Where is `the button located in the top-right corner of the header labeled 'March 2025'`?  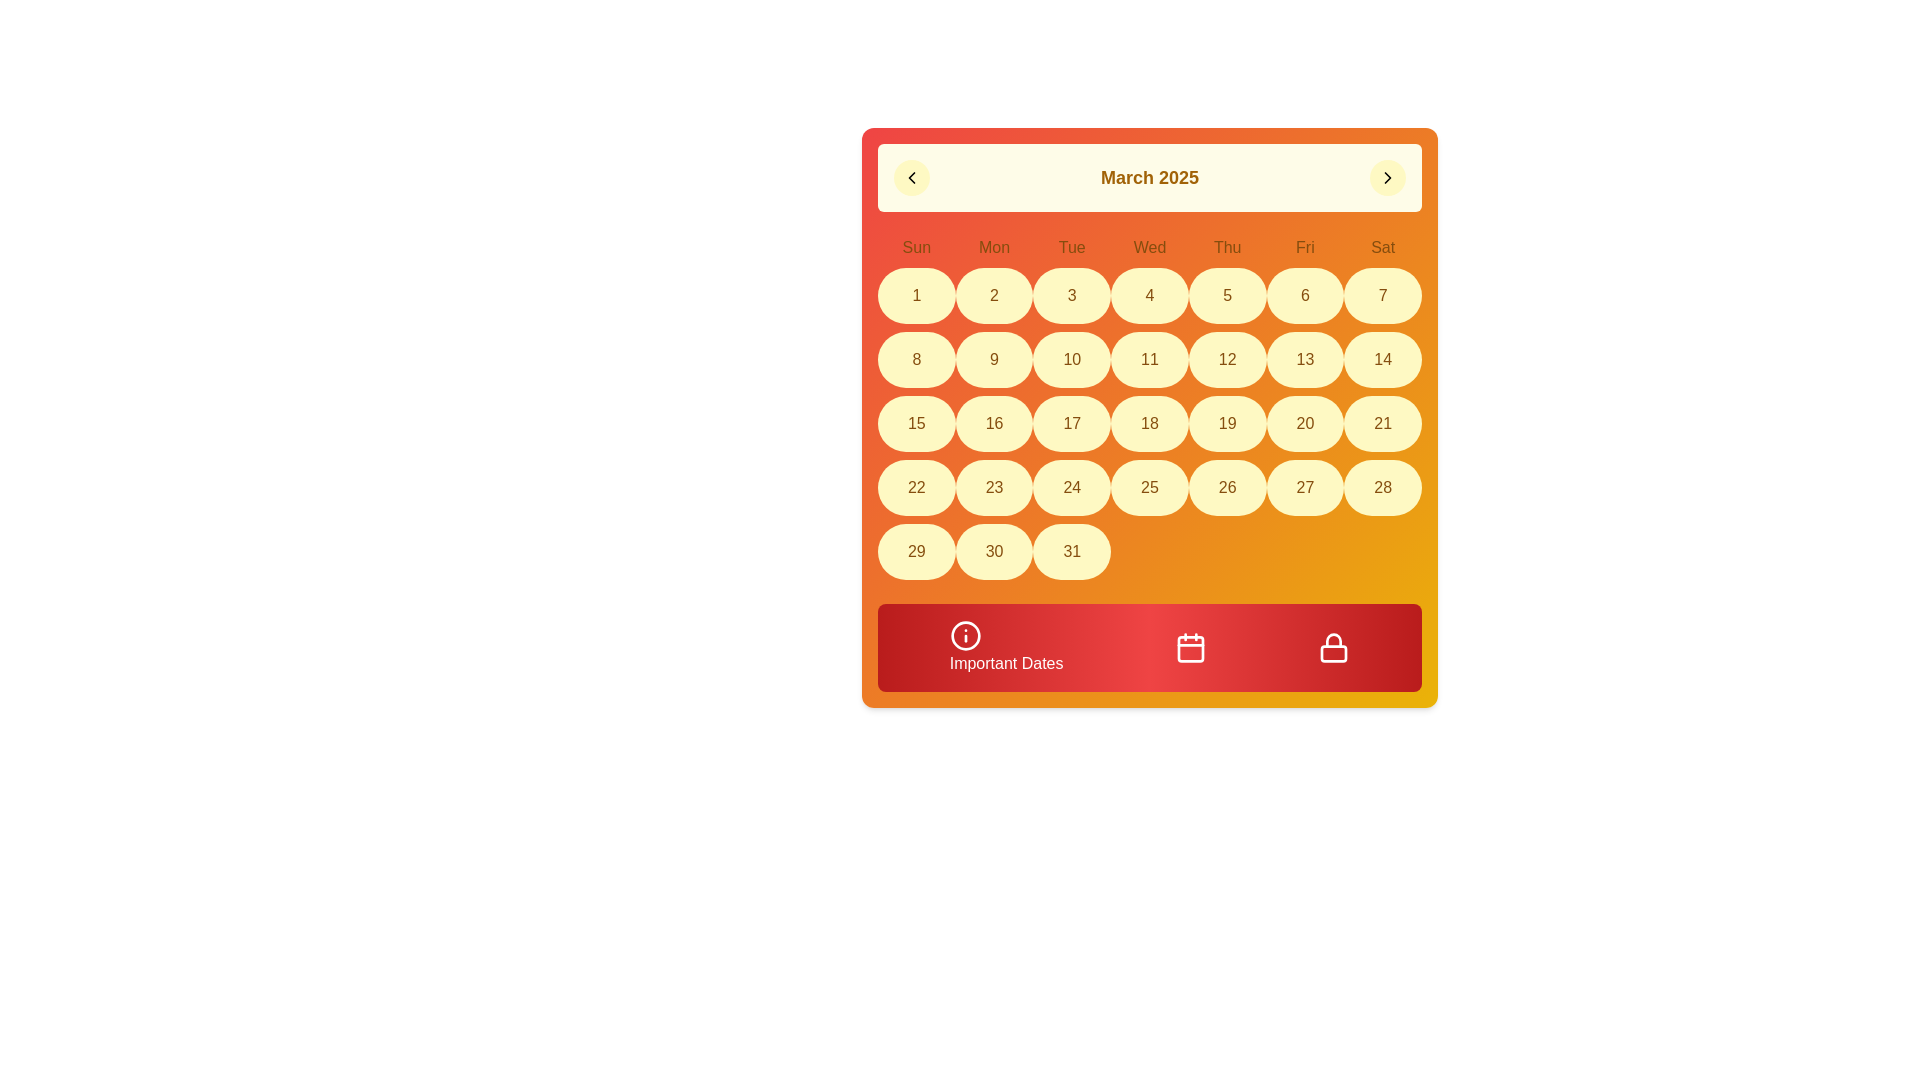 the button located in the top-right corner of the header labeled 'March 2025' is located at coordinates (1386, 176).